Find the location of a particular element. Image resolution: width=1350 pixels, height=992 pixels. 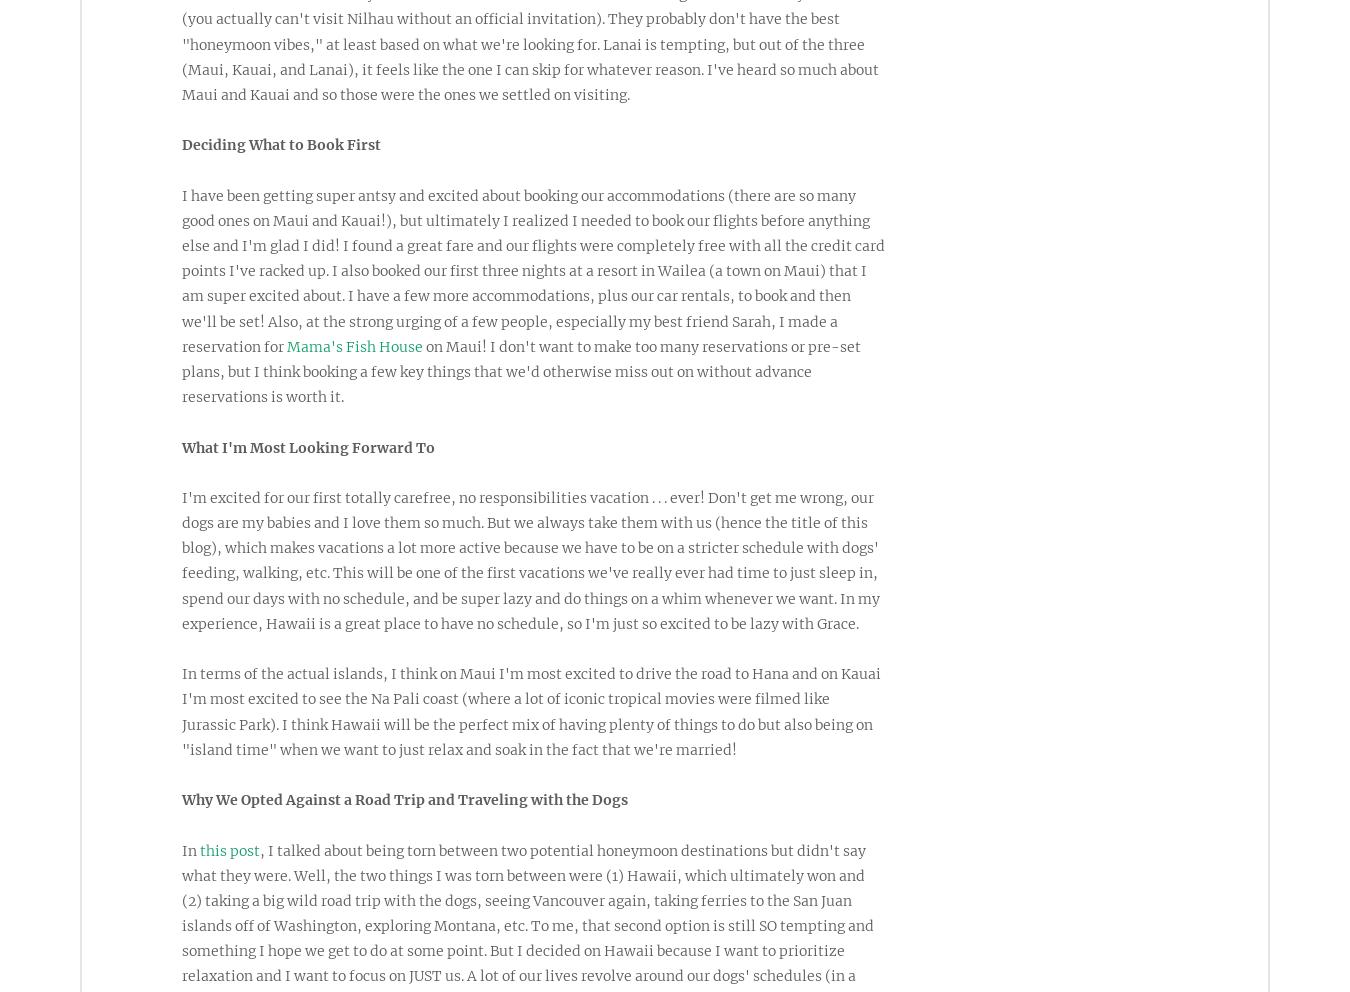

'Mama's Fish House' is located at coordinates (355, 345).